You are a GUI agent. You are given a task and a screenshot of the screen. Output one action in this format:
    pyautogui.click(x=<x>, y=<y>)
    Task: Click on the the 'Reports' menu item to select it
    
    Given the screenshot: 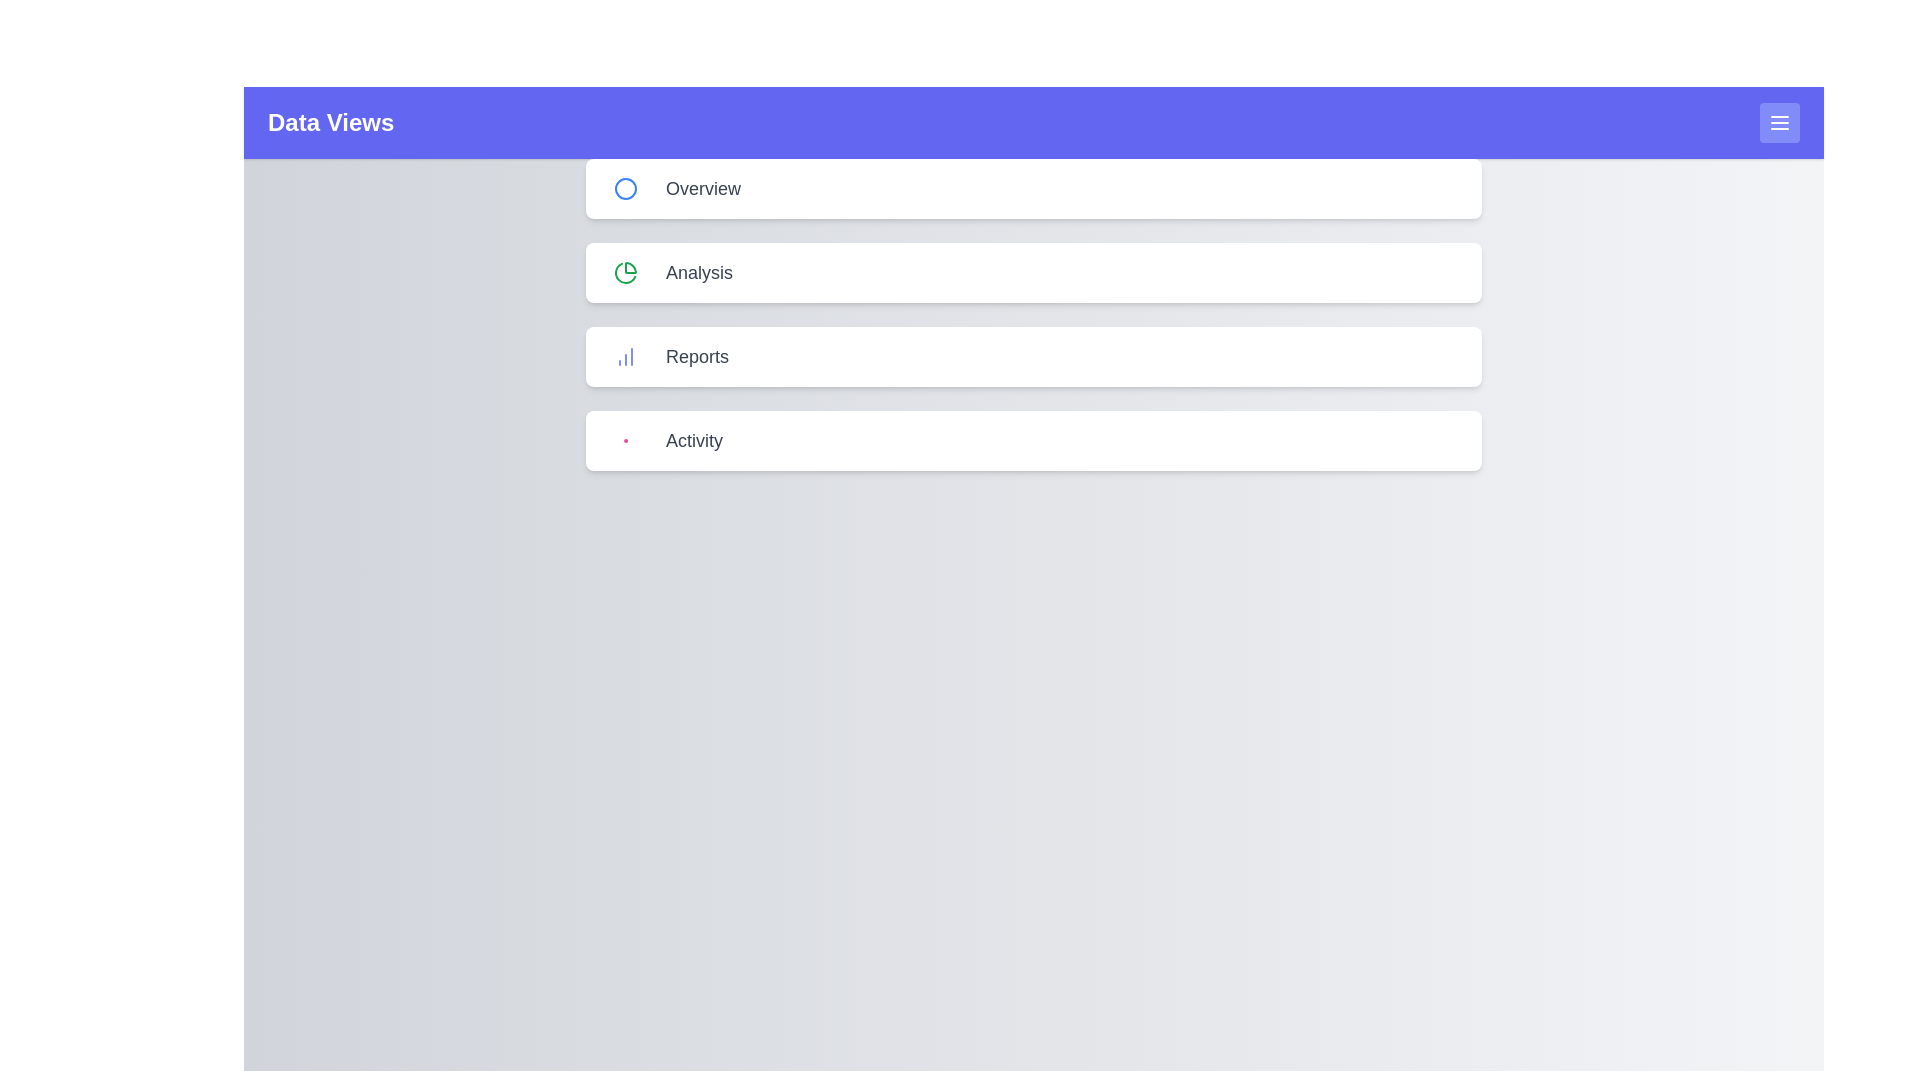 What is the action you would take?
    pyautogui.click(x=1033, y=356)
    